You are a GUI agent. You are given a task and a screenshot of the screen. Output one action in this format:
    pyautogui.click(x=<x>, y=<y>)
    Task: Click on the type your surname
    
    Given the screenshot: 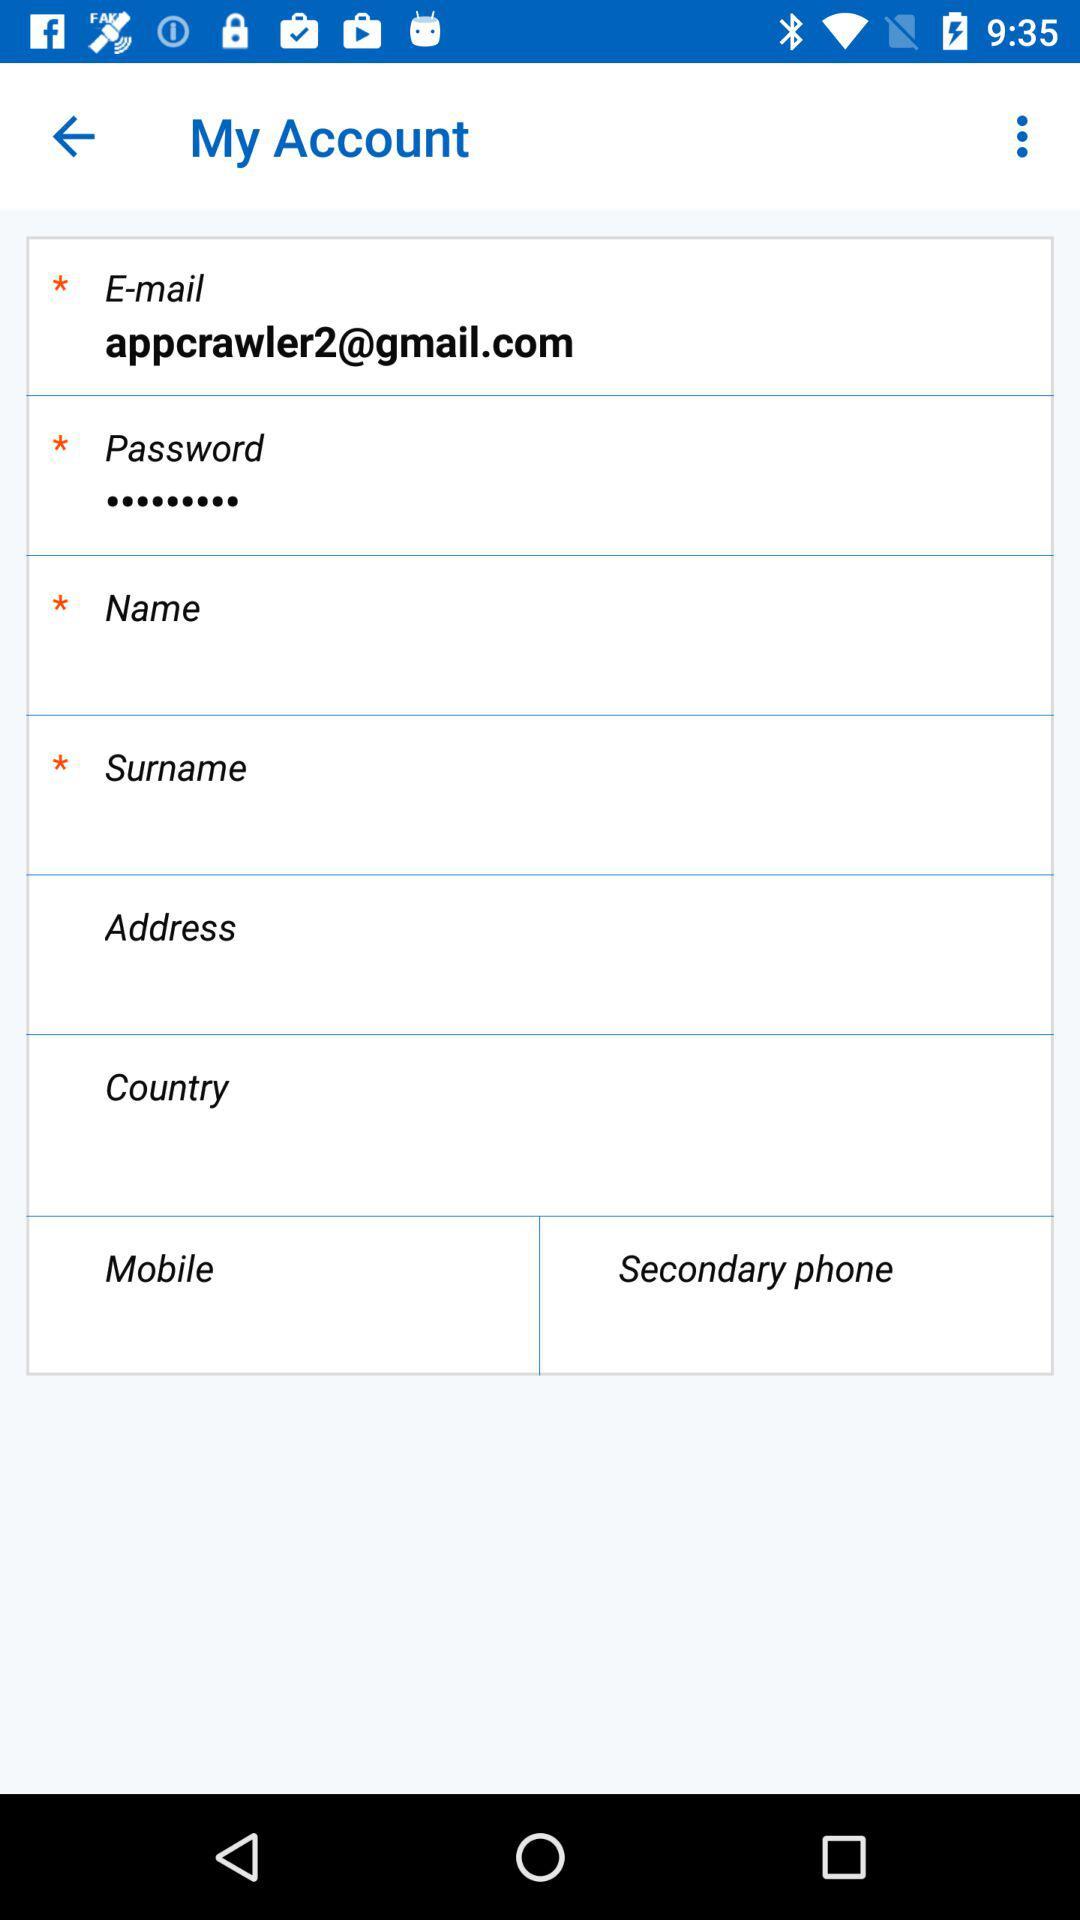 What is the action you would take?
    pyautogui.click(x=540, y=819)
    